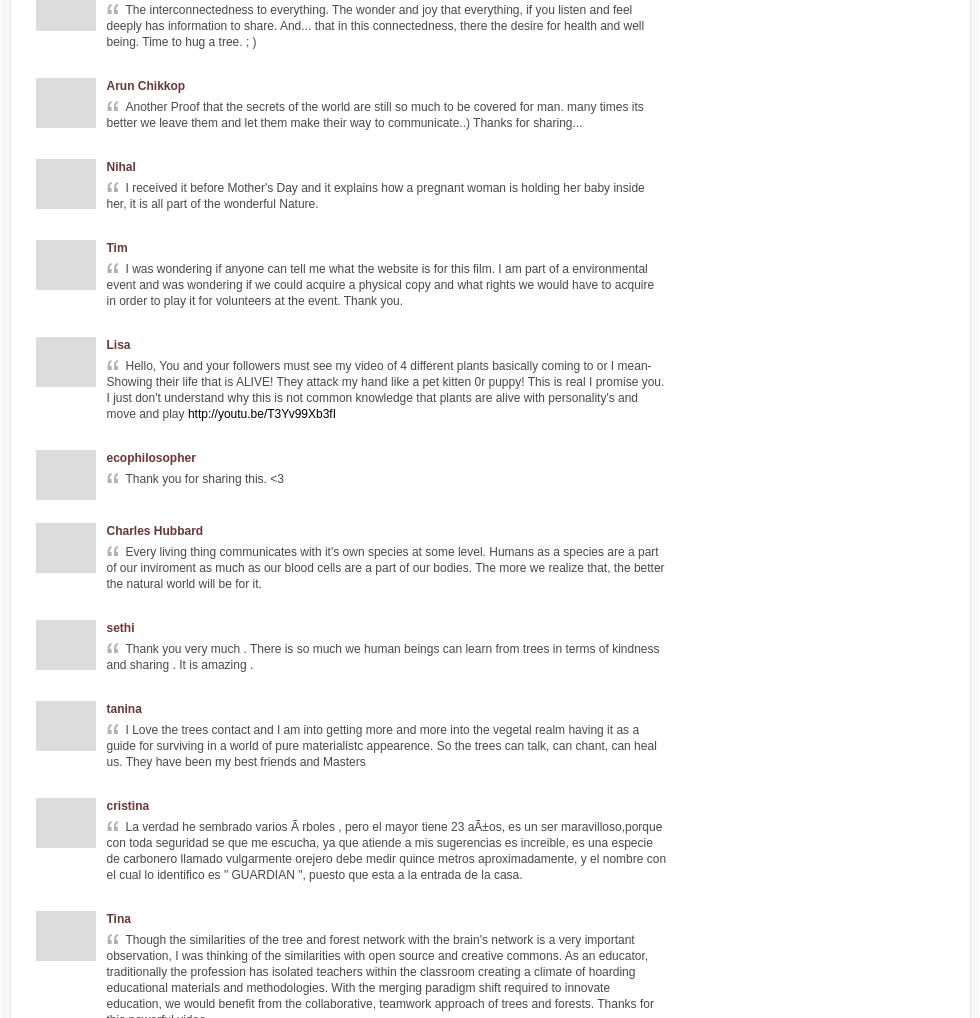 This screenshot has height=1018, width=980. I want to click on 'ecophilosopher', so click(150, 456).